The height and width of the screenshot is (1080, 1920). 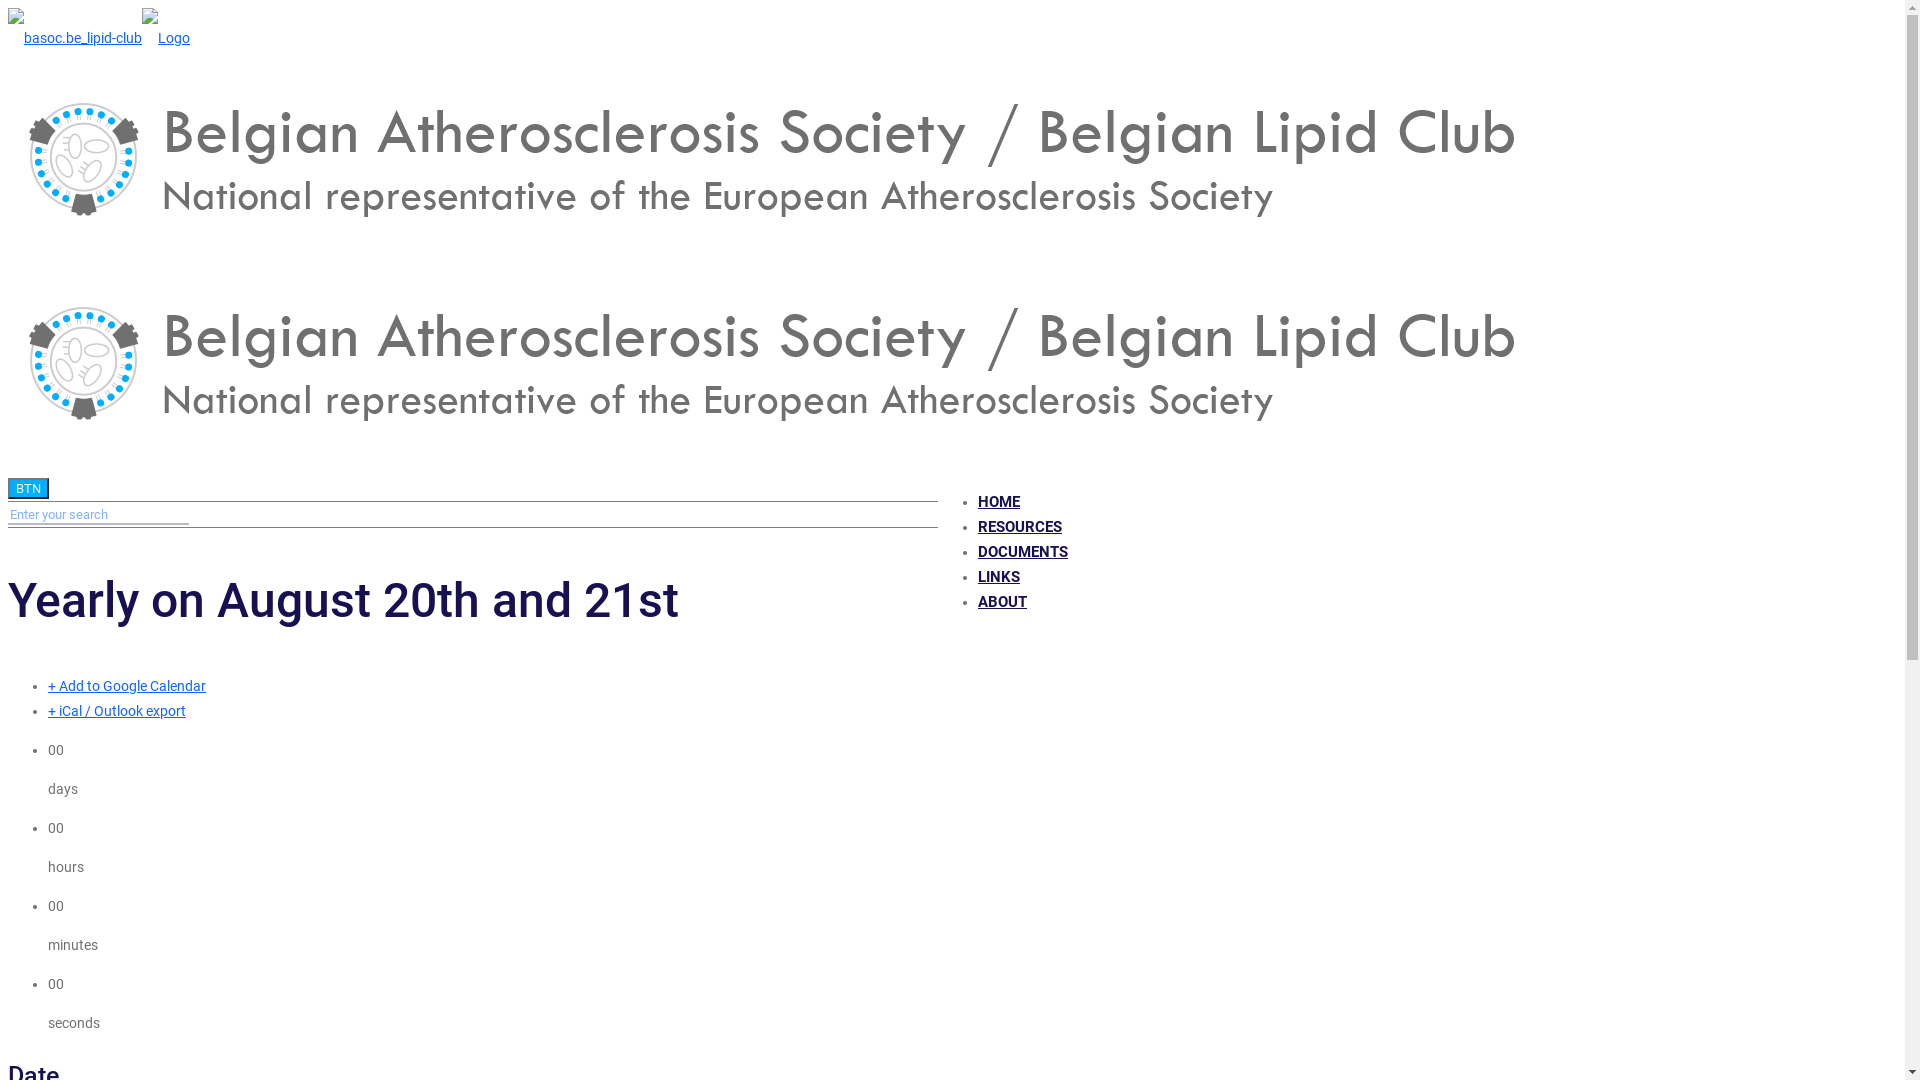 What do you see at coordinates (998, 500) in the screenshot?
I see `'HOME'` at bounding box center [998, 500].